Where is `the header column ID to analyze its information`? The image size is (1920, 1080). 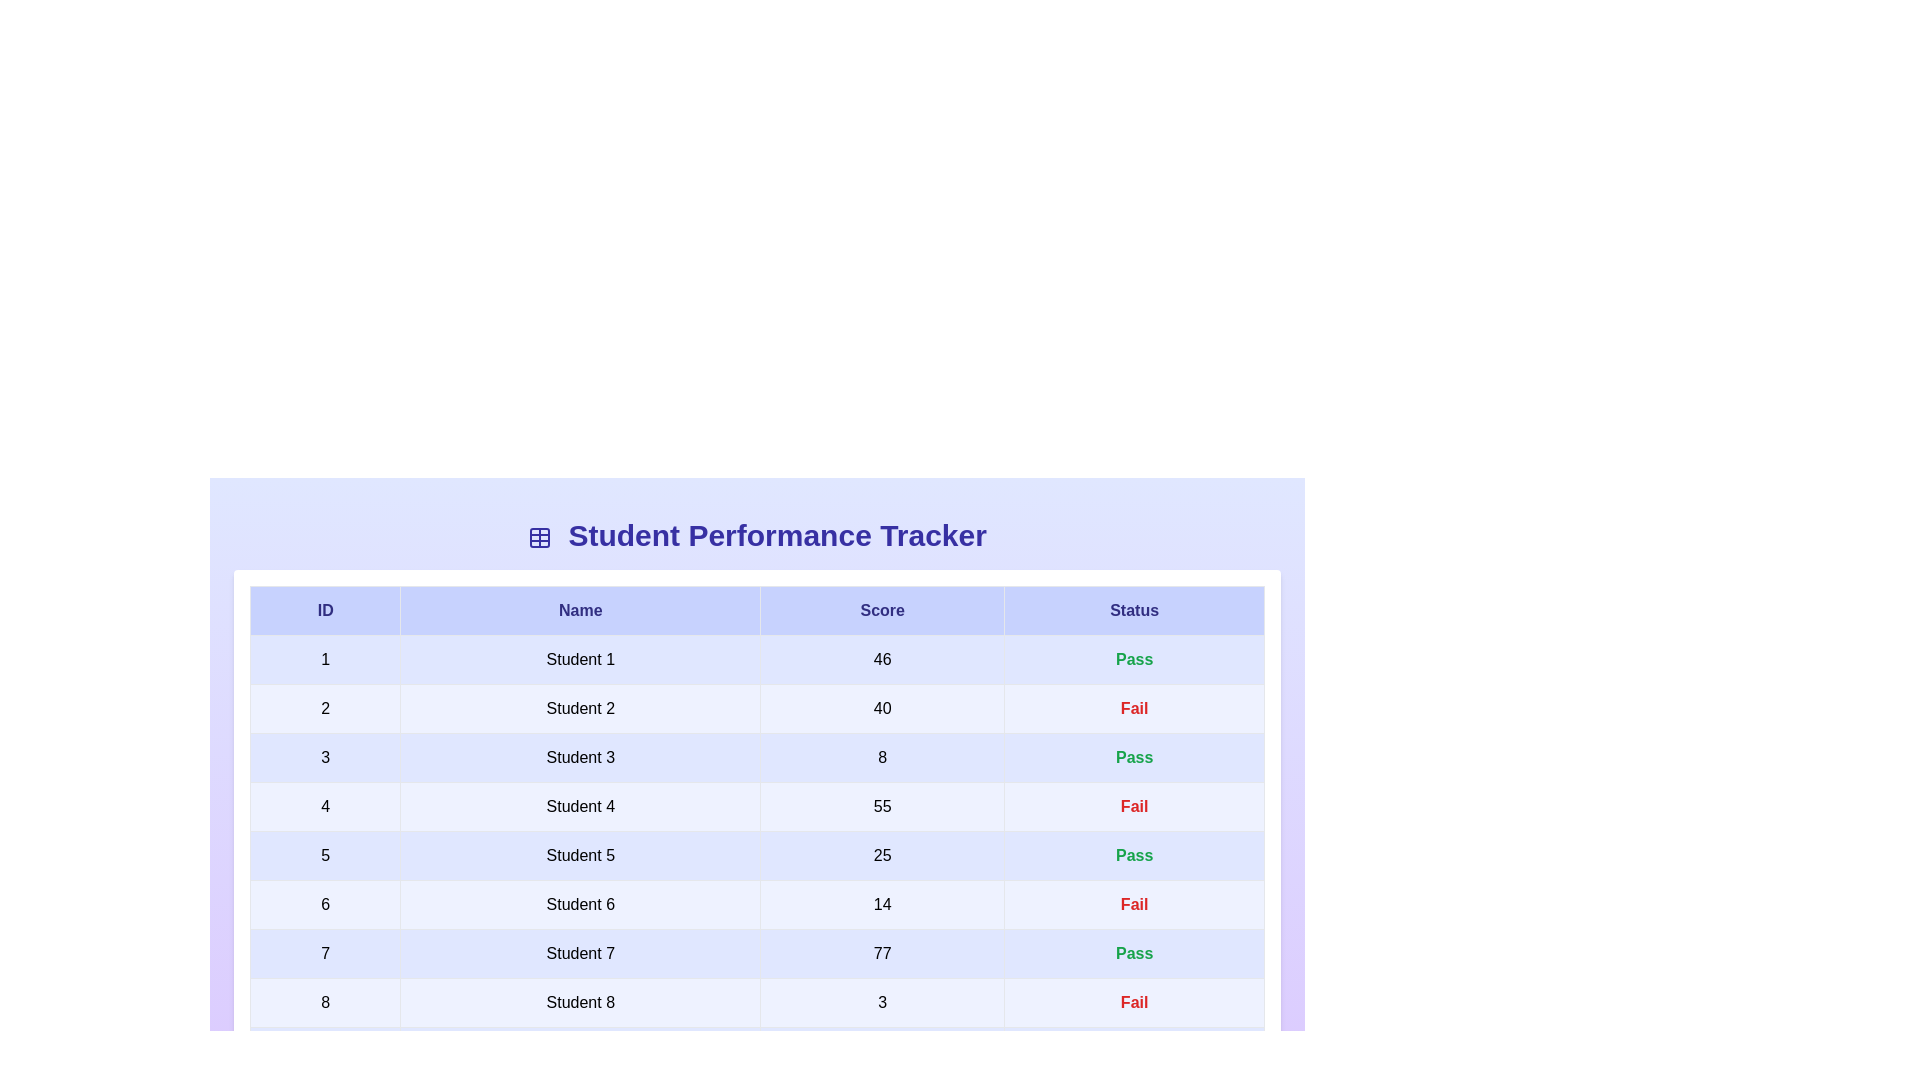
the header column ID to analyze its information is located at coordinates (325, 609).